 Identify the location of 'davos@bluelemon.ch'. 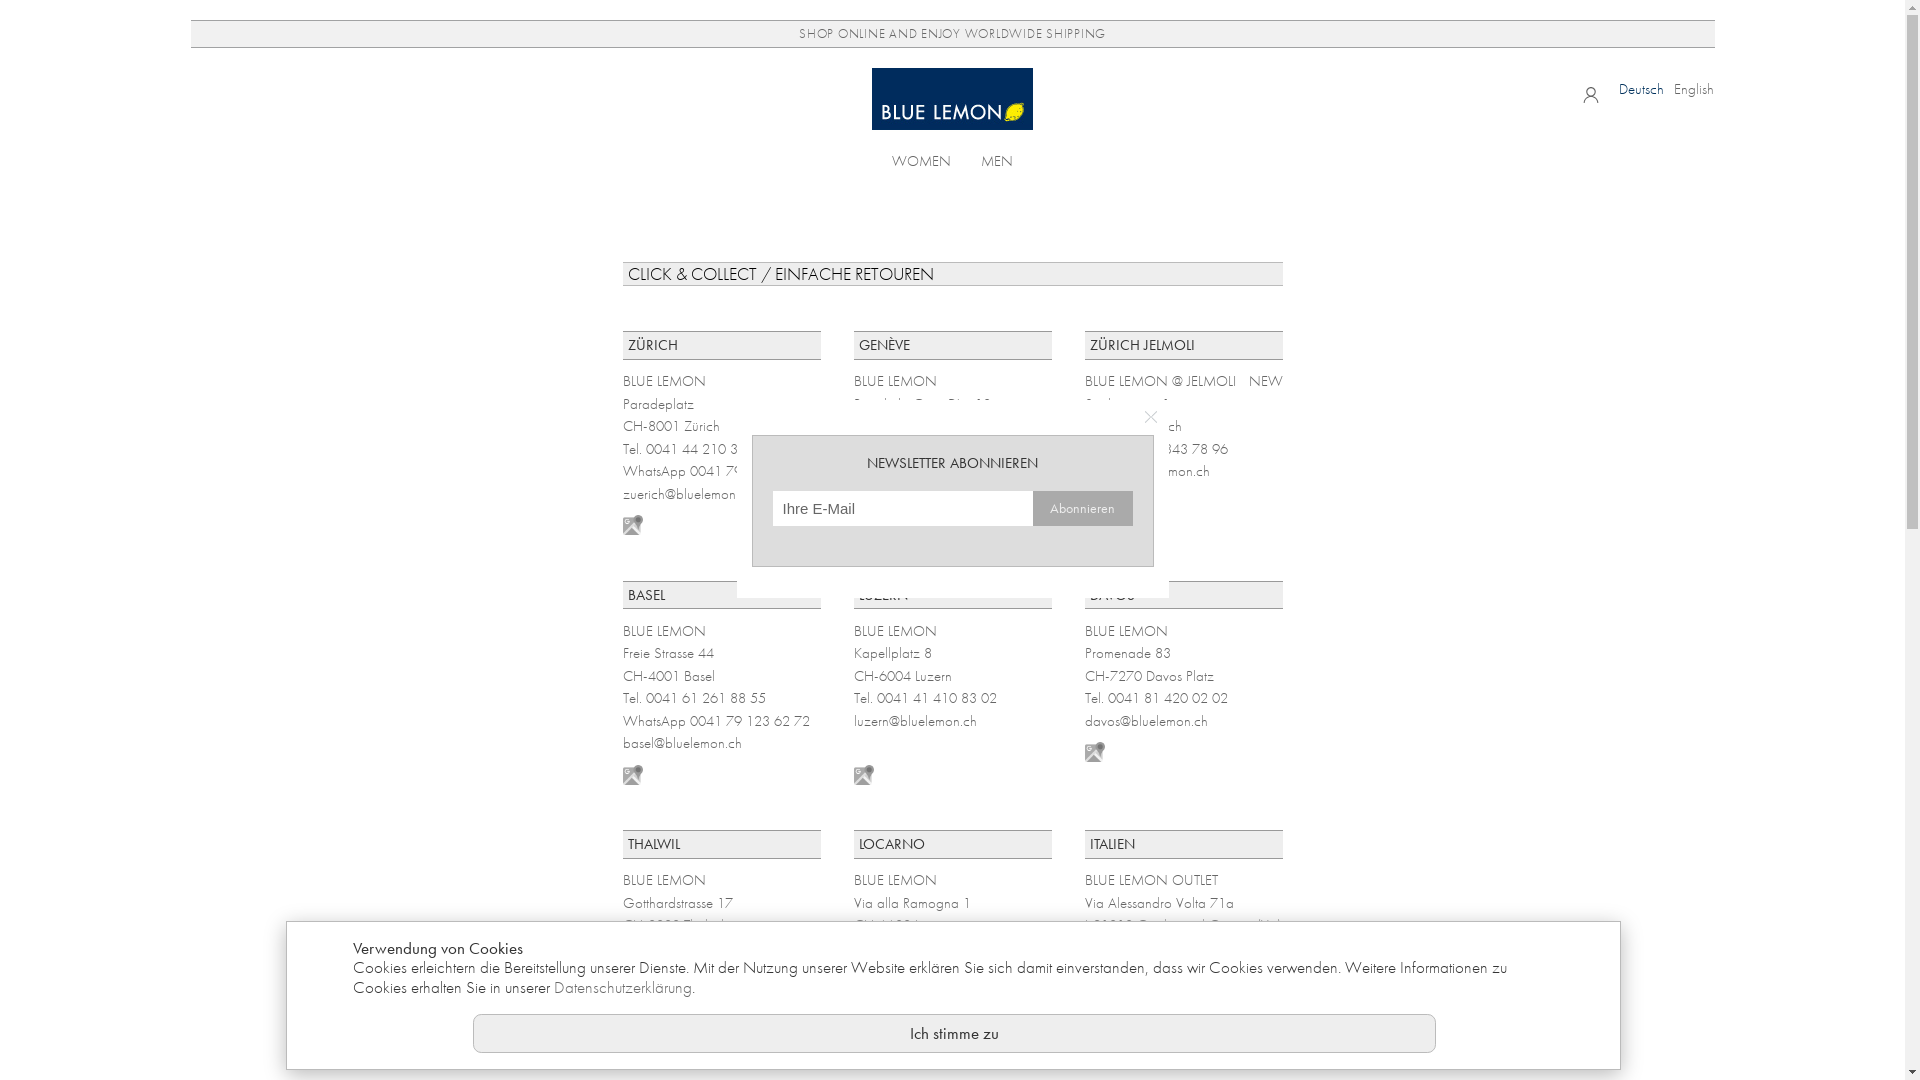
(1145, 720).